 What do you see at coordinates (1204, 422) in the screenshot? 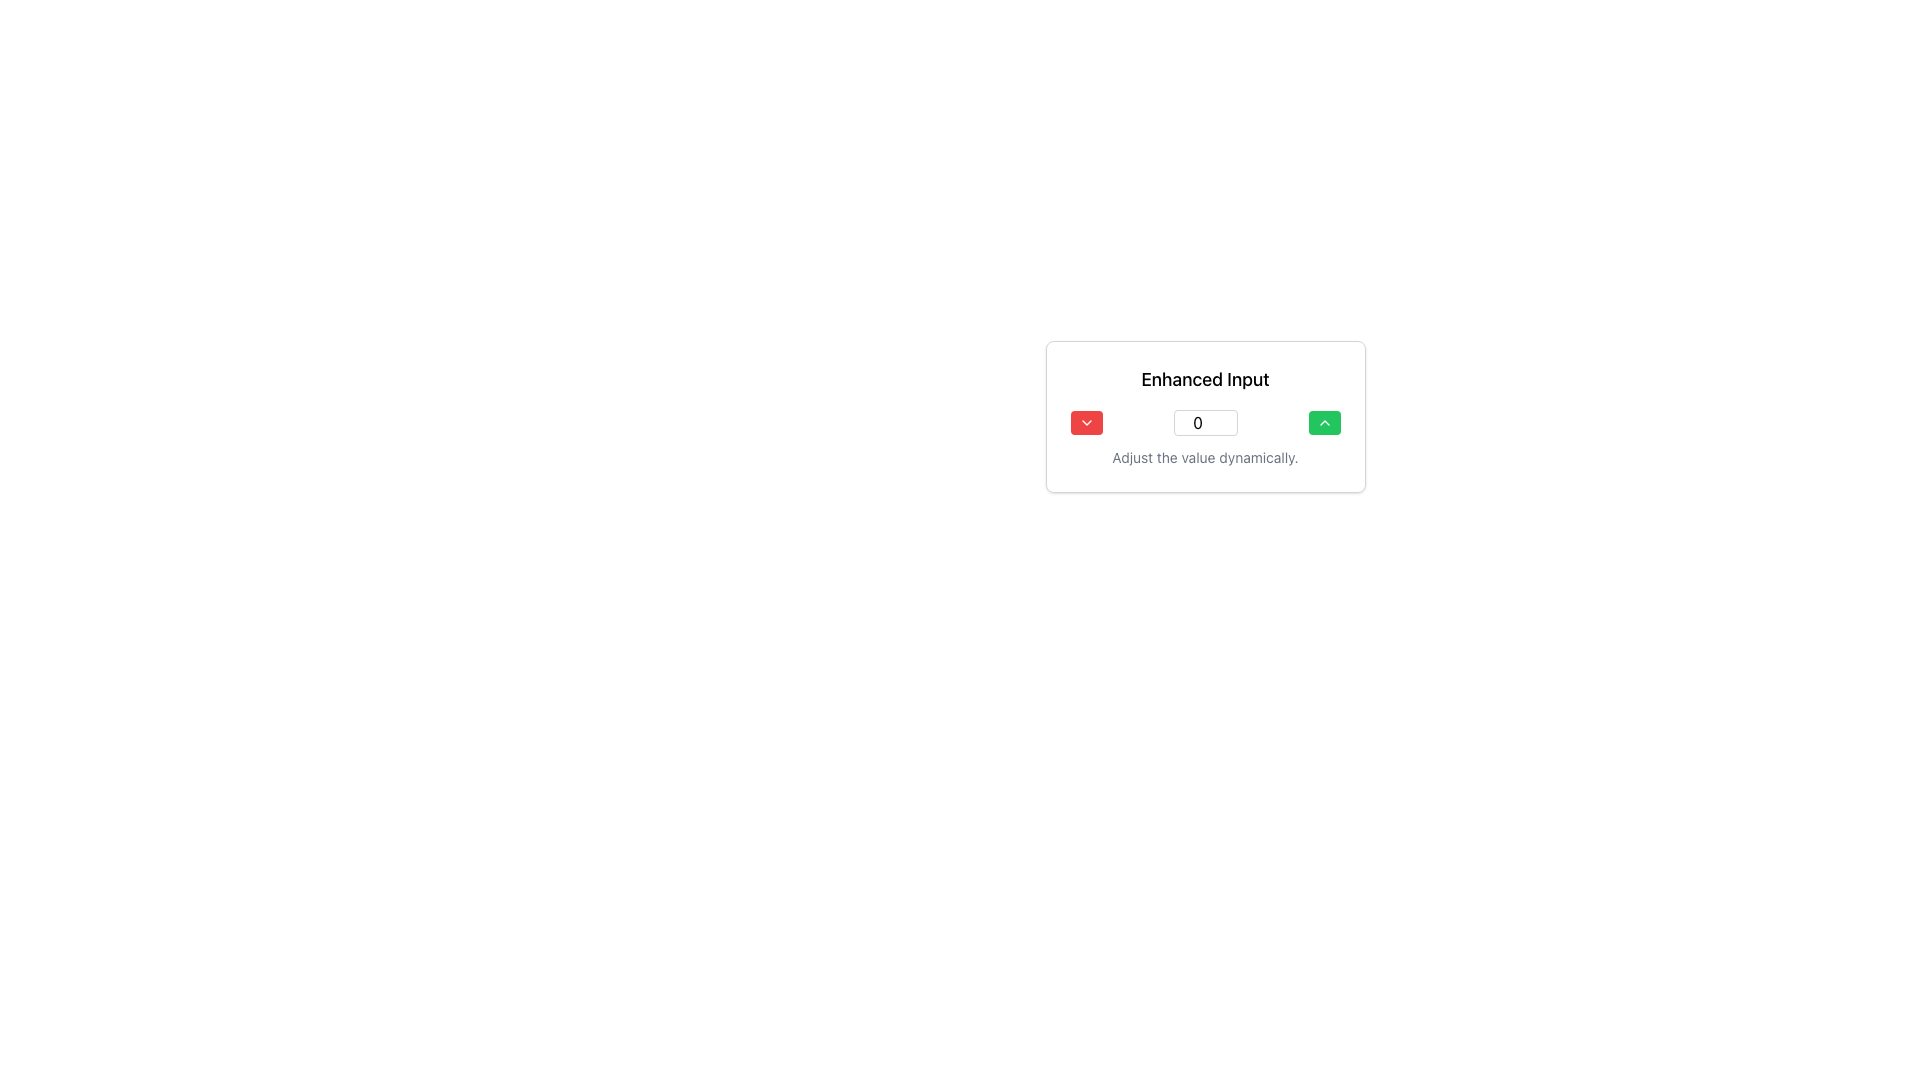
I see `the number input field with a white background and thin gray border to focus on it` at bounding box center [1204, 422].